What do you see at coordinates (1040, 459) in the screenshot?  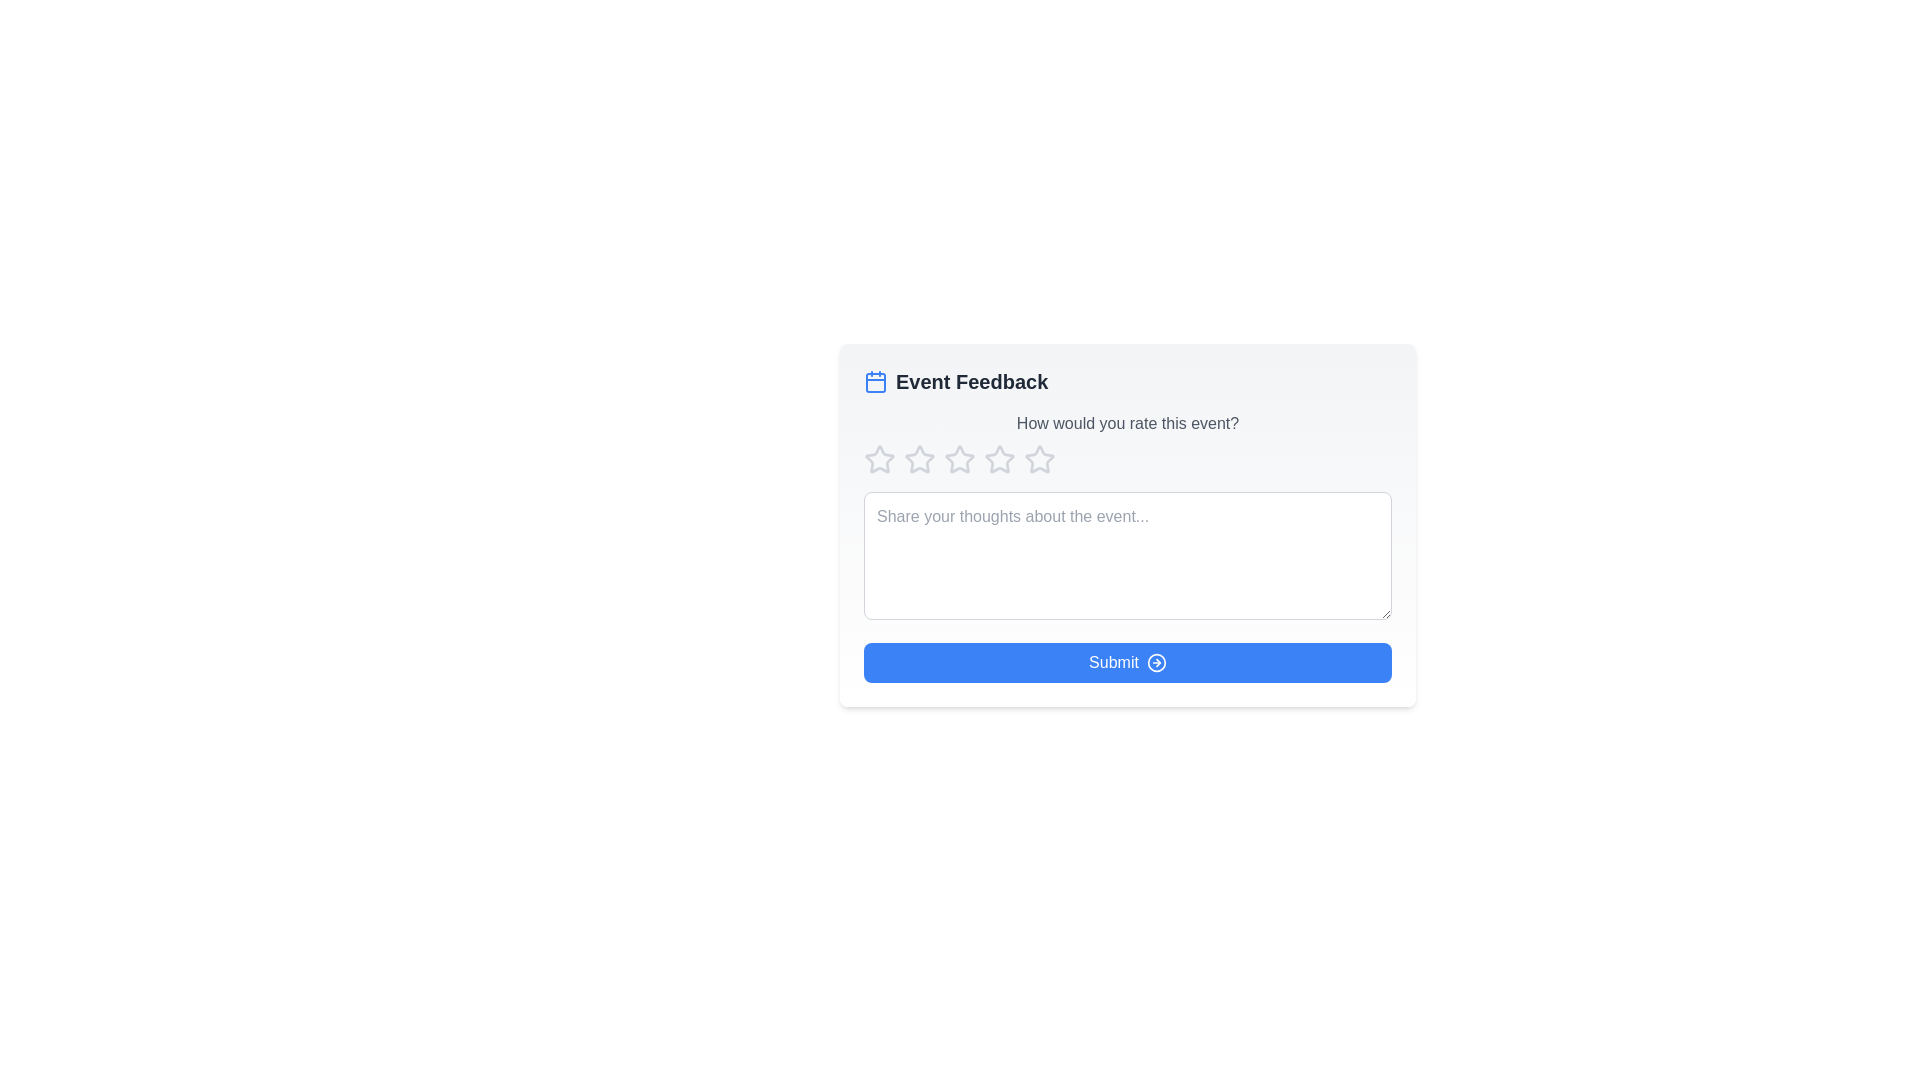 I see `the fourth star icon representing a 4-star rating in the multi-star rating system below the 'How would you rate this event?' label` at bounding box center [1040, 459].